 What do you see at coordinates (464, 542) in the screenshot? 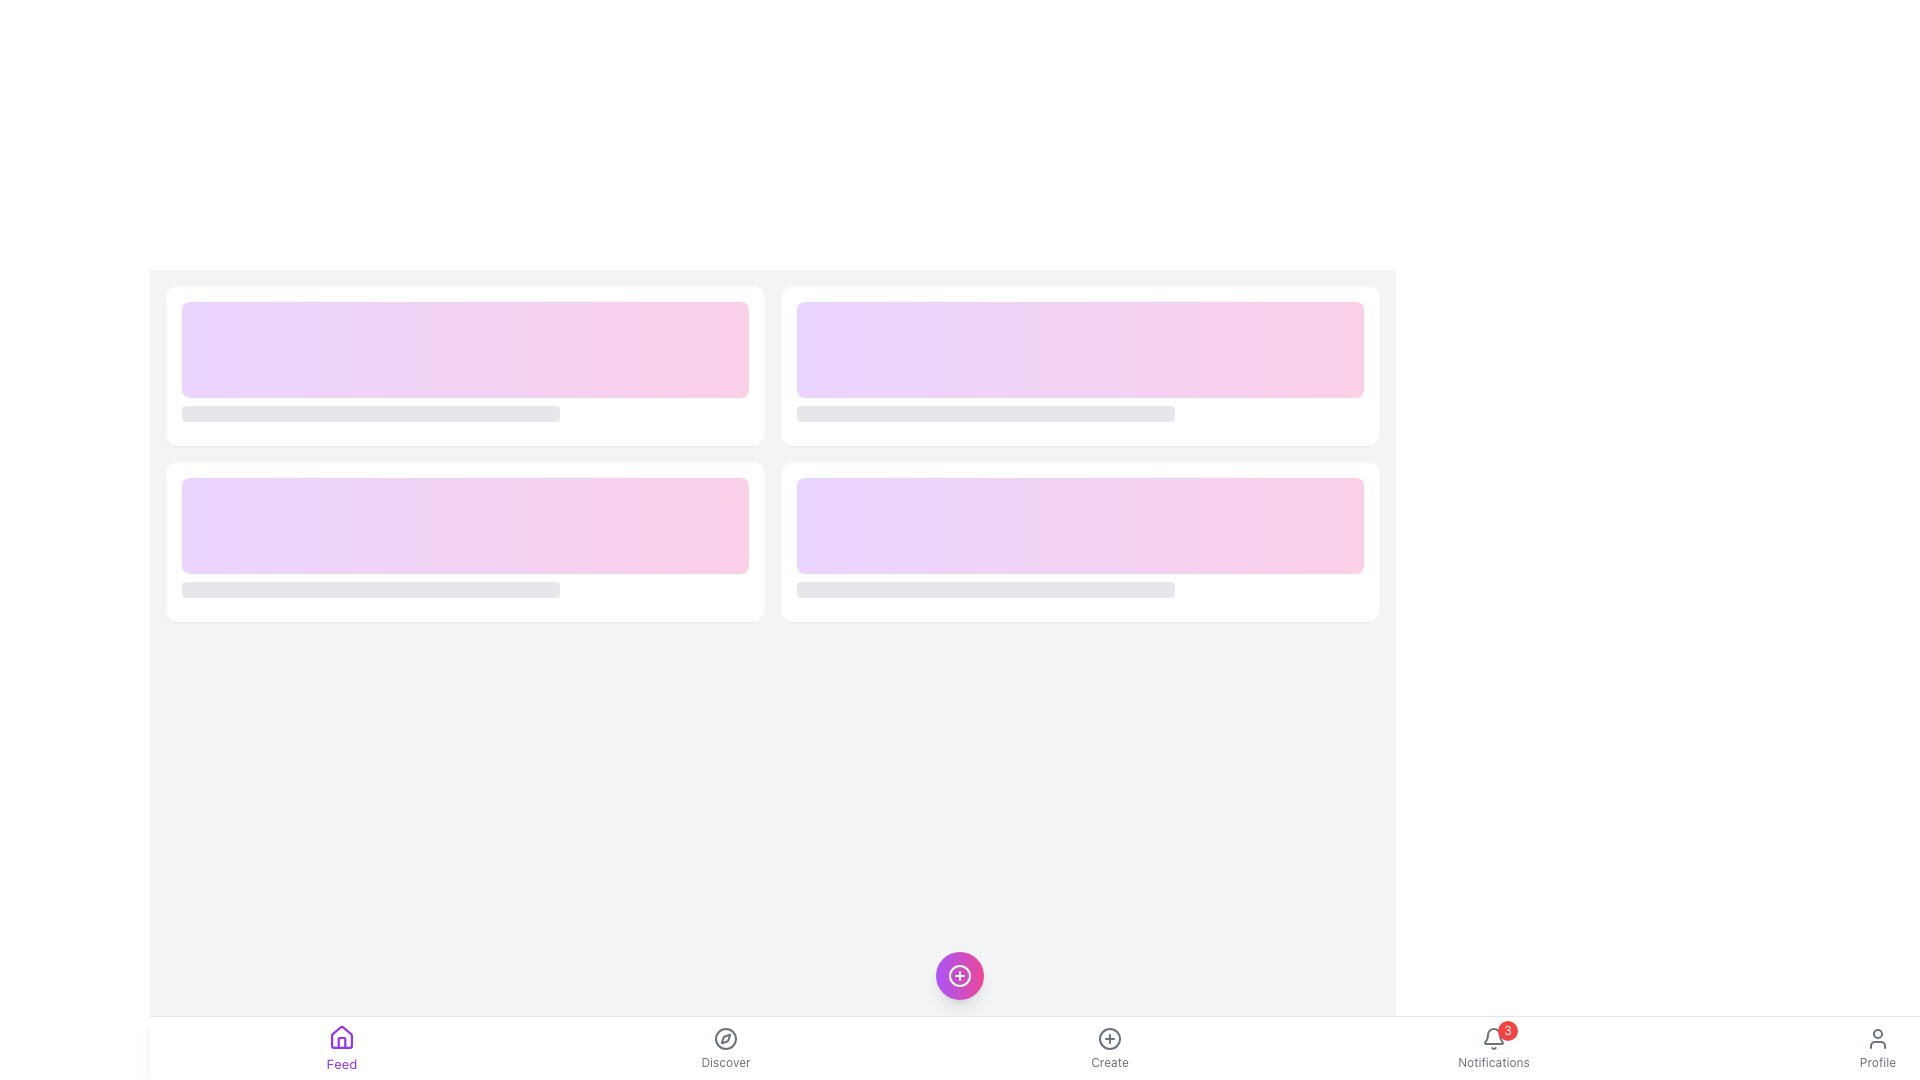
I see `the rectangular card with a white background and rounded edges, located in the second row and first column of the grid` at bounding box center [464, 542].